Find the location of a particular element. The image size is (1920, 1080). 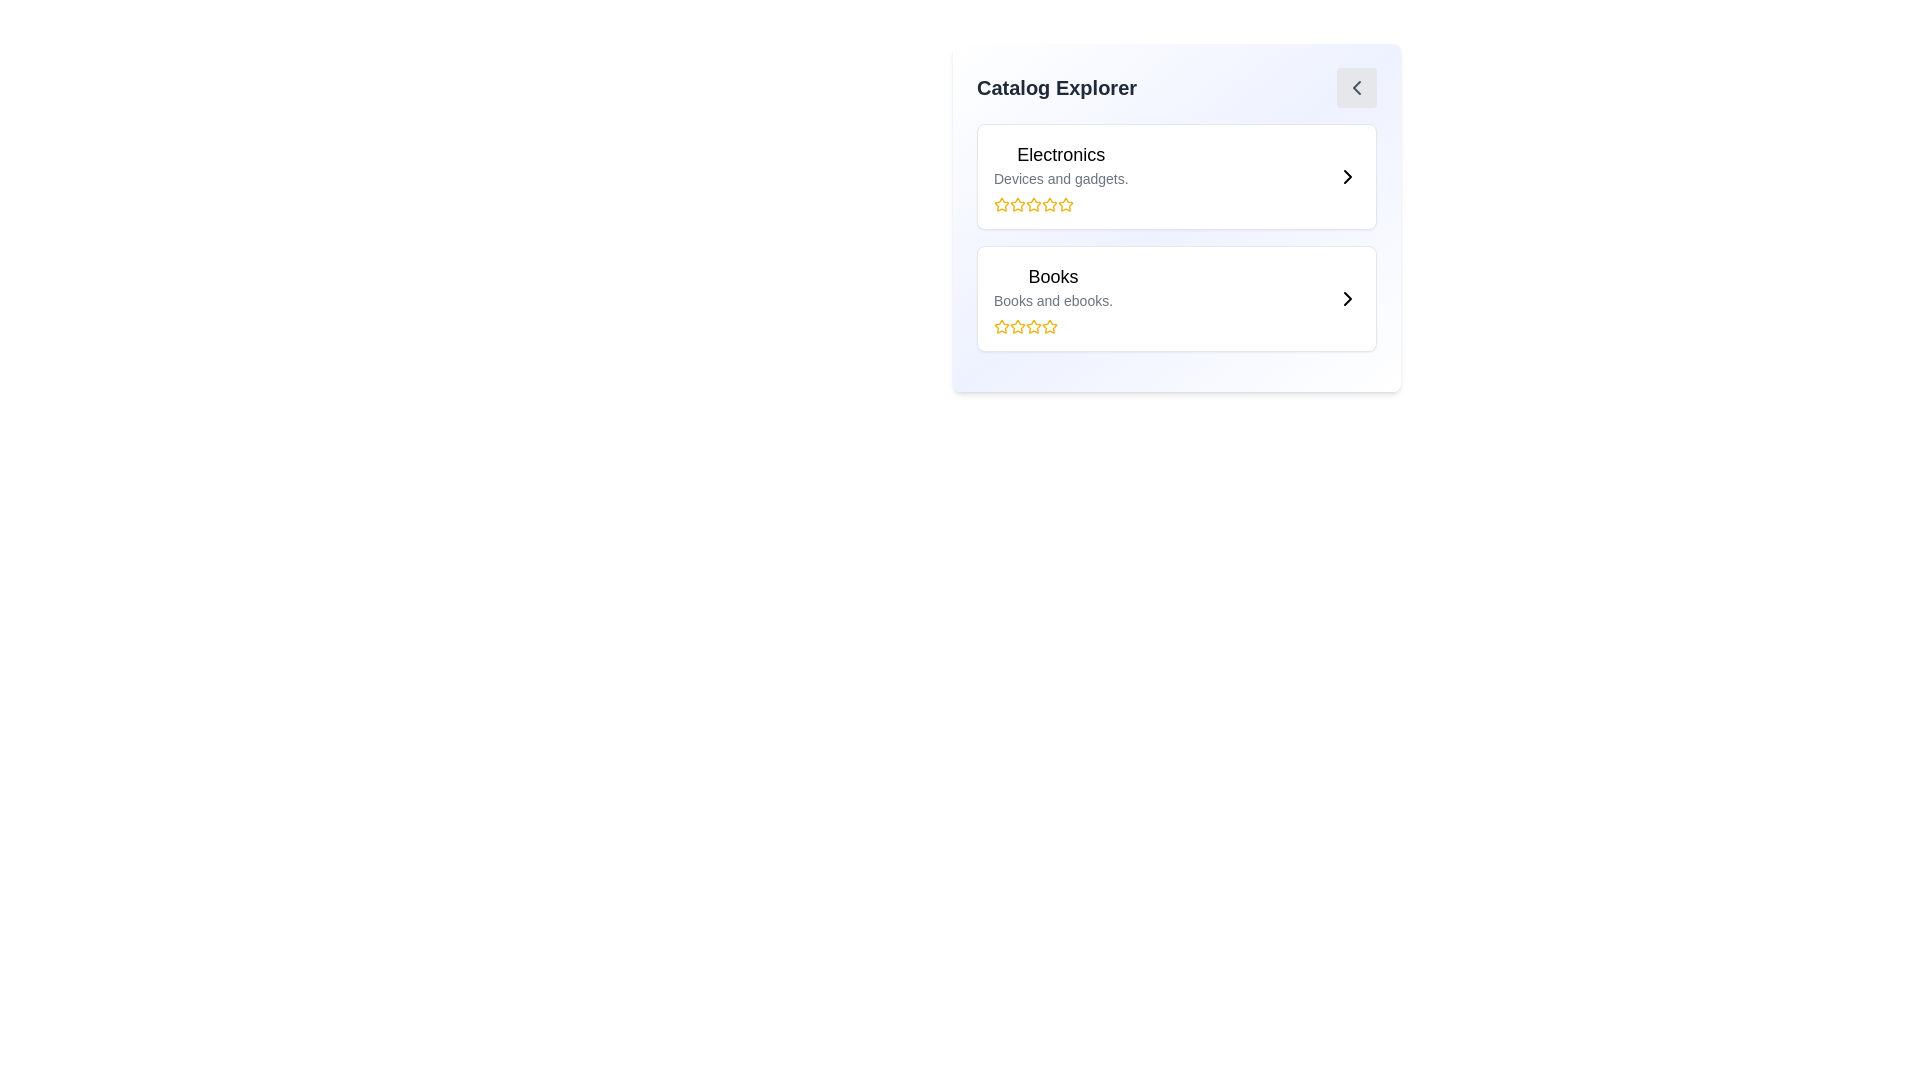

the star-based rating selector located beneath the 'Books and ebooks.' text in the 'Books' section is located at coordinates (1052, 326).